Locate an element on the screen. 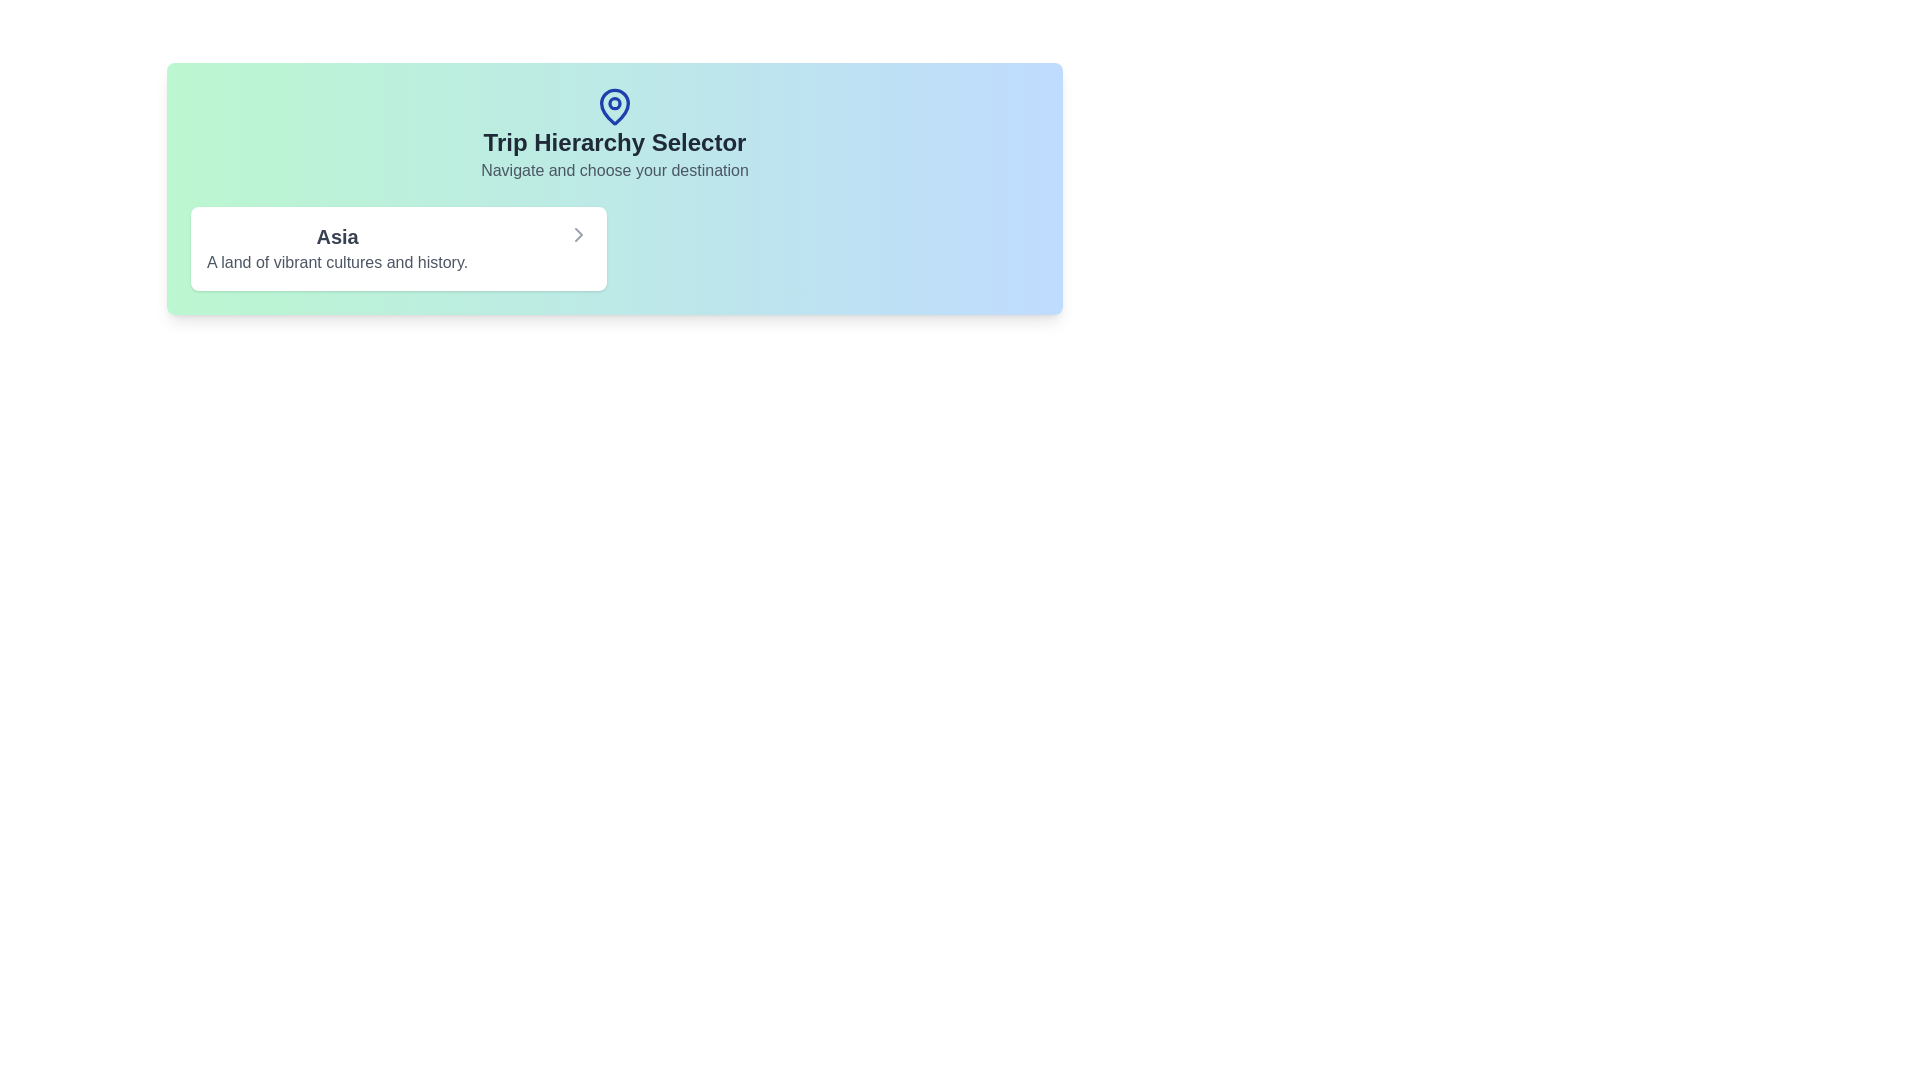 The image size is (1920, 1080). the blue map pin icon, which is a visual indicator positioned above the text 'Trip Hierarchy Selector' is located at coordinates (613, 107).